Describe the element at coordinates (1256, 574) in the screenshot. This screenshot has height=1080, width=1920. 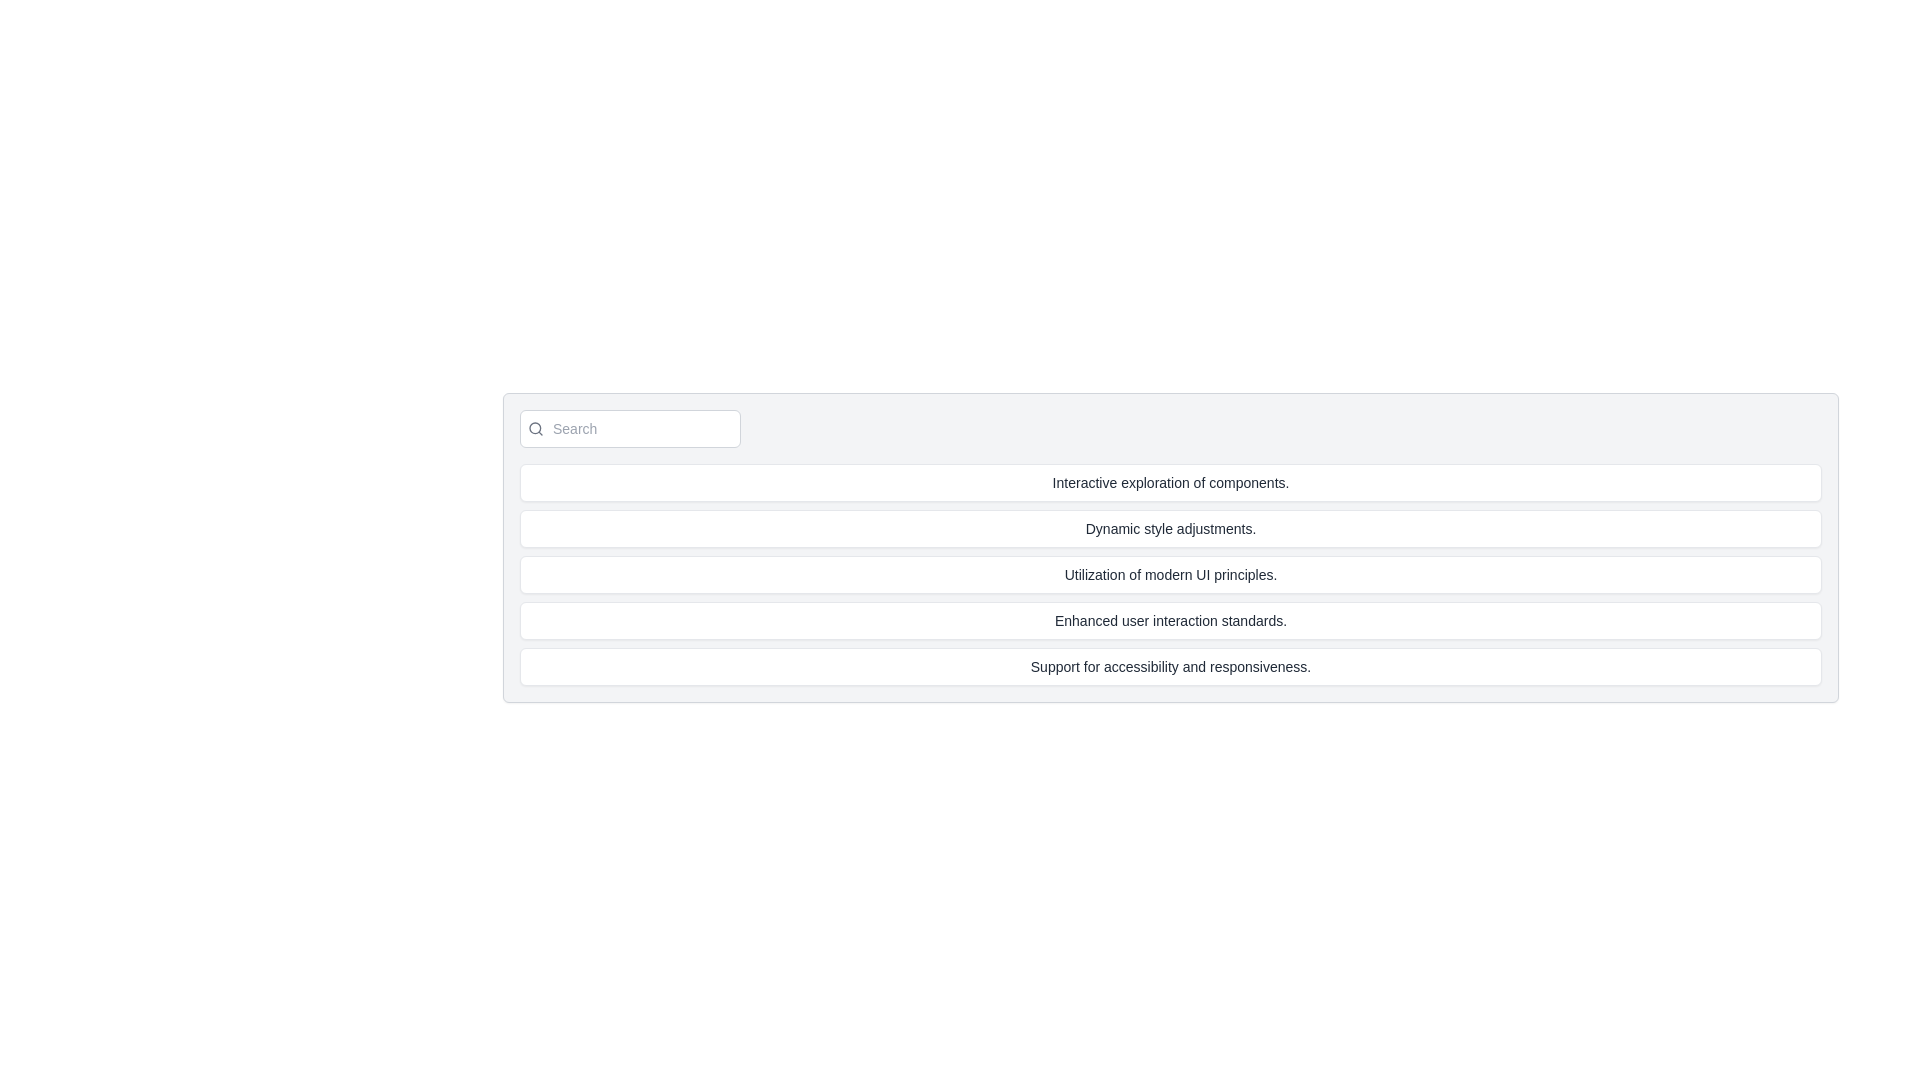
I see `the static text character 'l' in the list item titled 'Utilization of modern UI principles.'` at that location.